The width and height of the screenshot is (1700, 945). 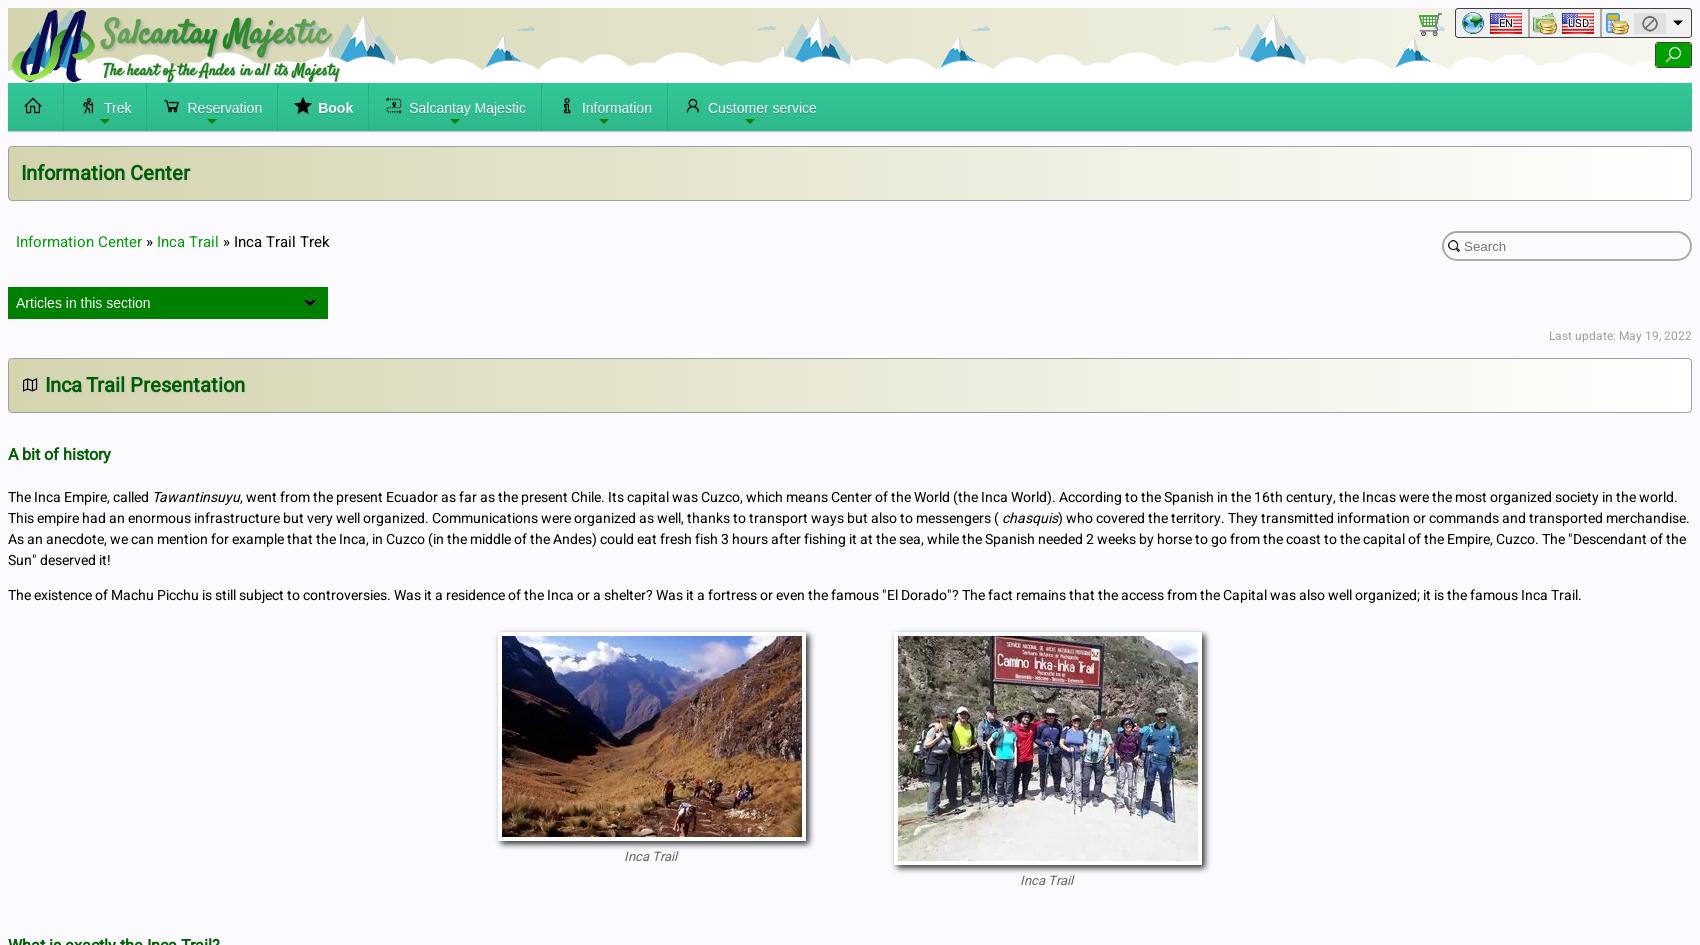 I want to click on 'The Inca Empire, called', so click(x=80, y=496).